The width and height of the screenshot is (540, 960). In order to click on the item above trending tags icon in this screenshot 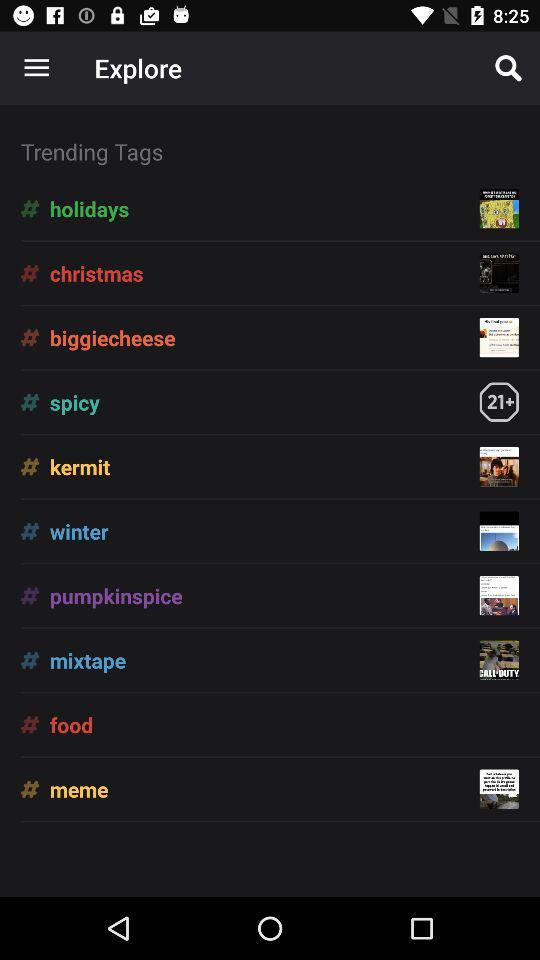, I will do `click(508, 68)`.